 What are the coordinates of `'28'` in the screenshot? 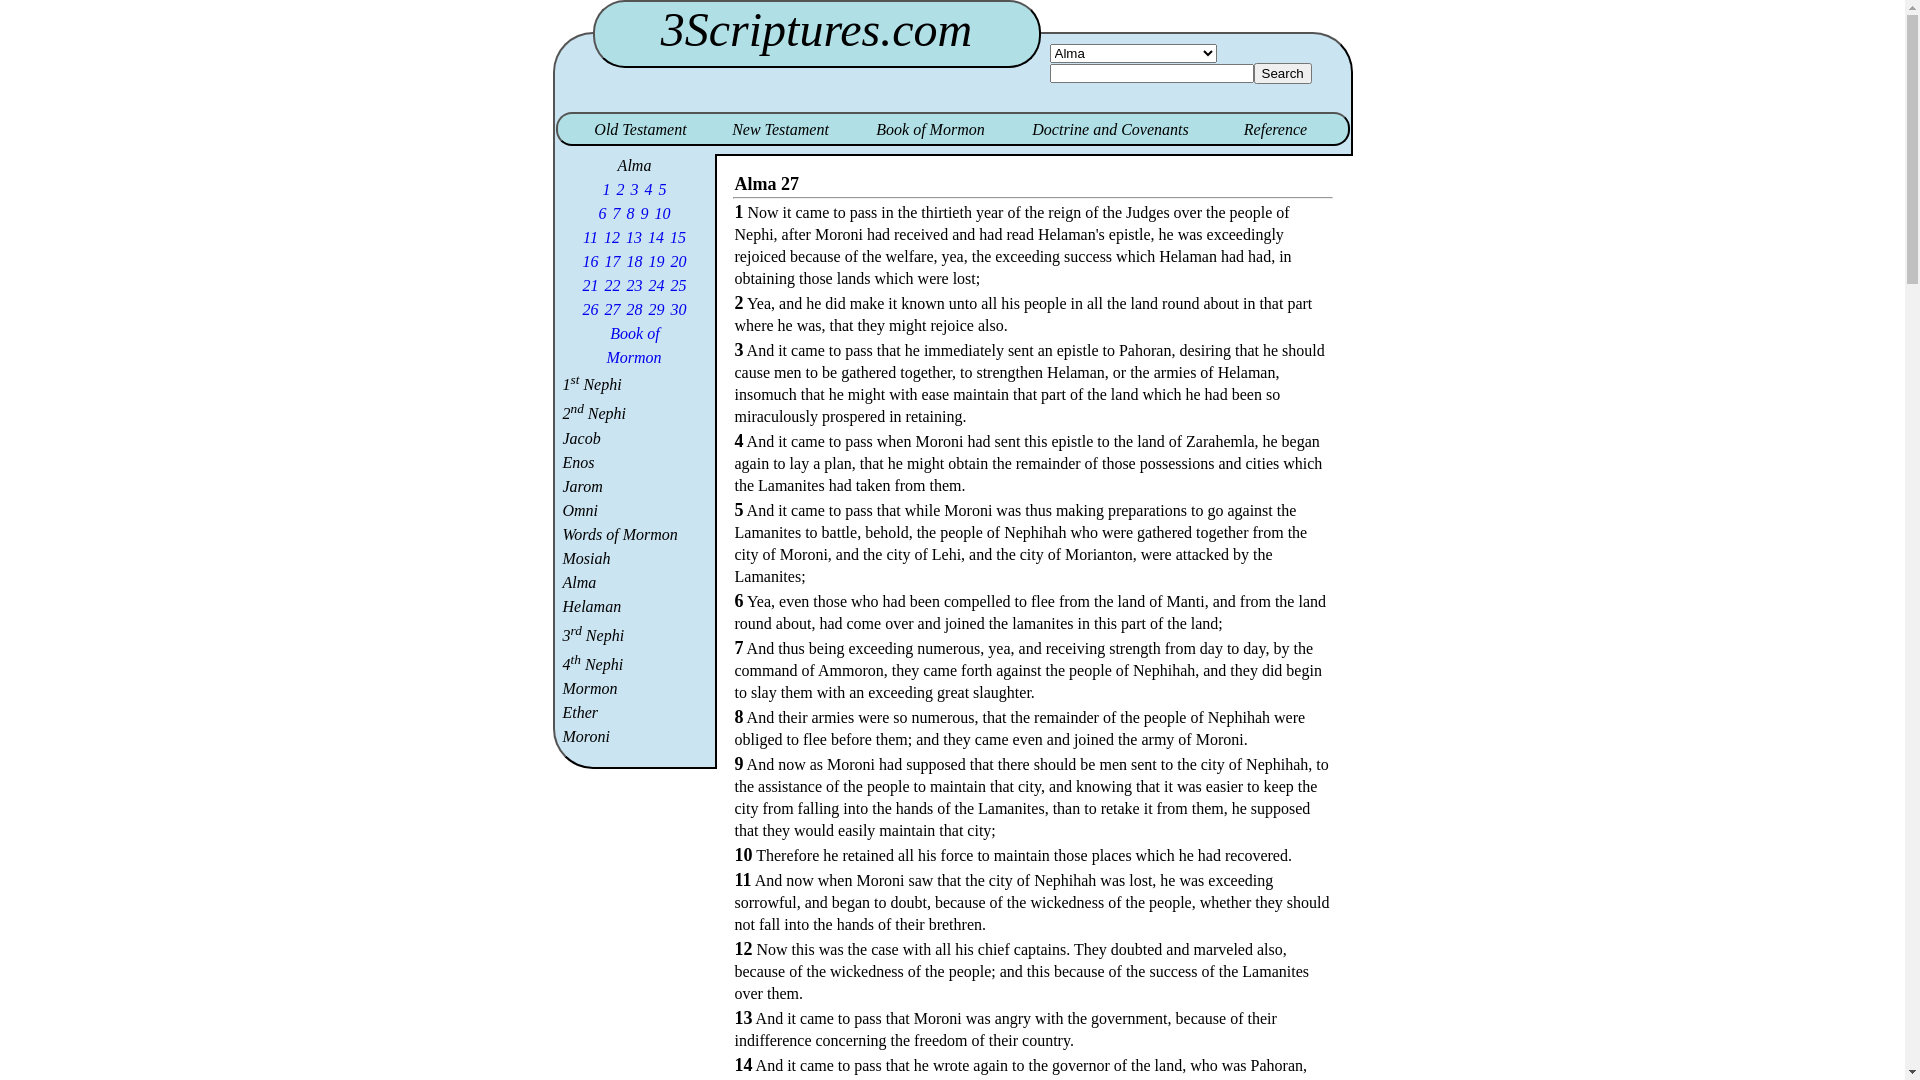 It's located at (624, 309).